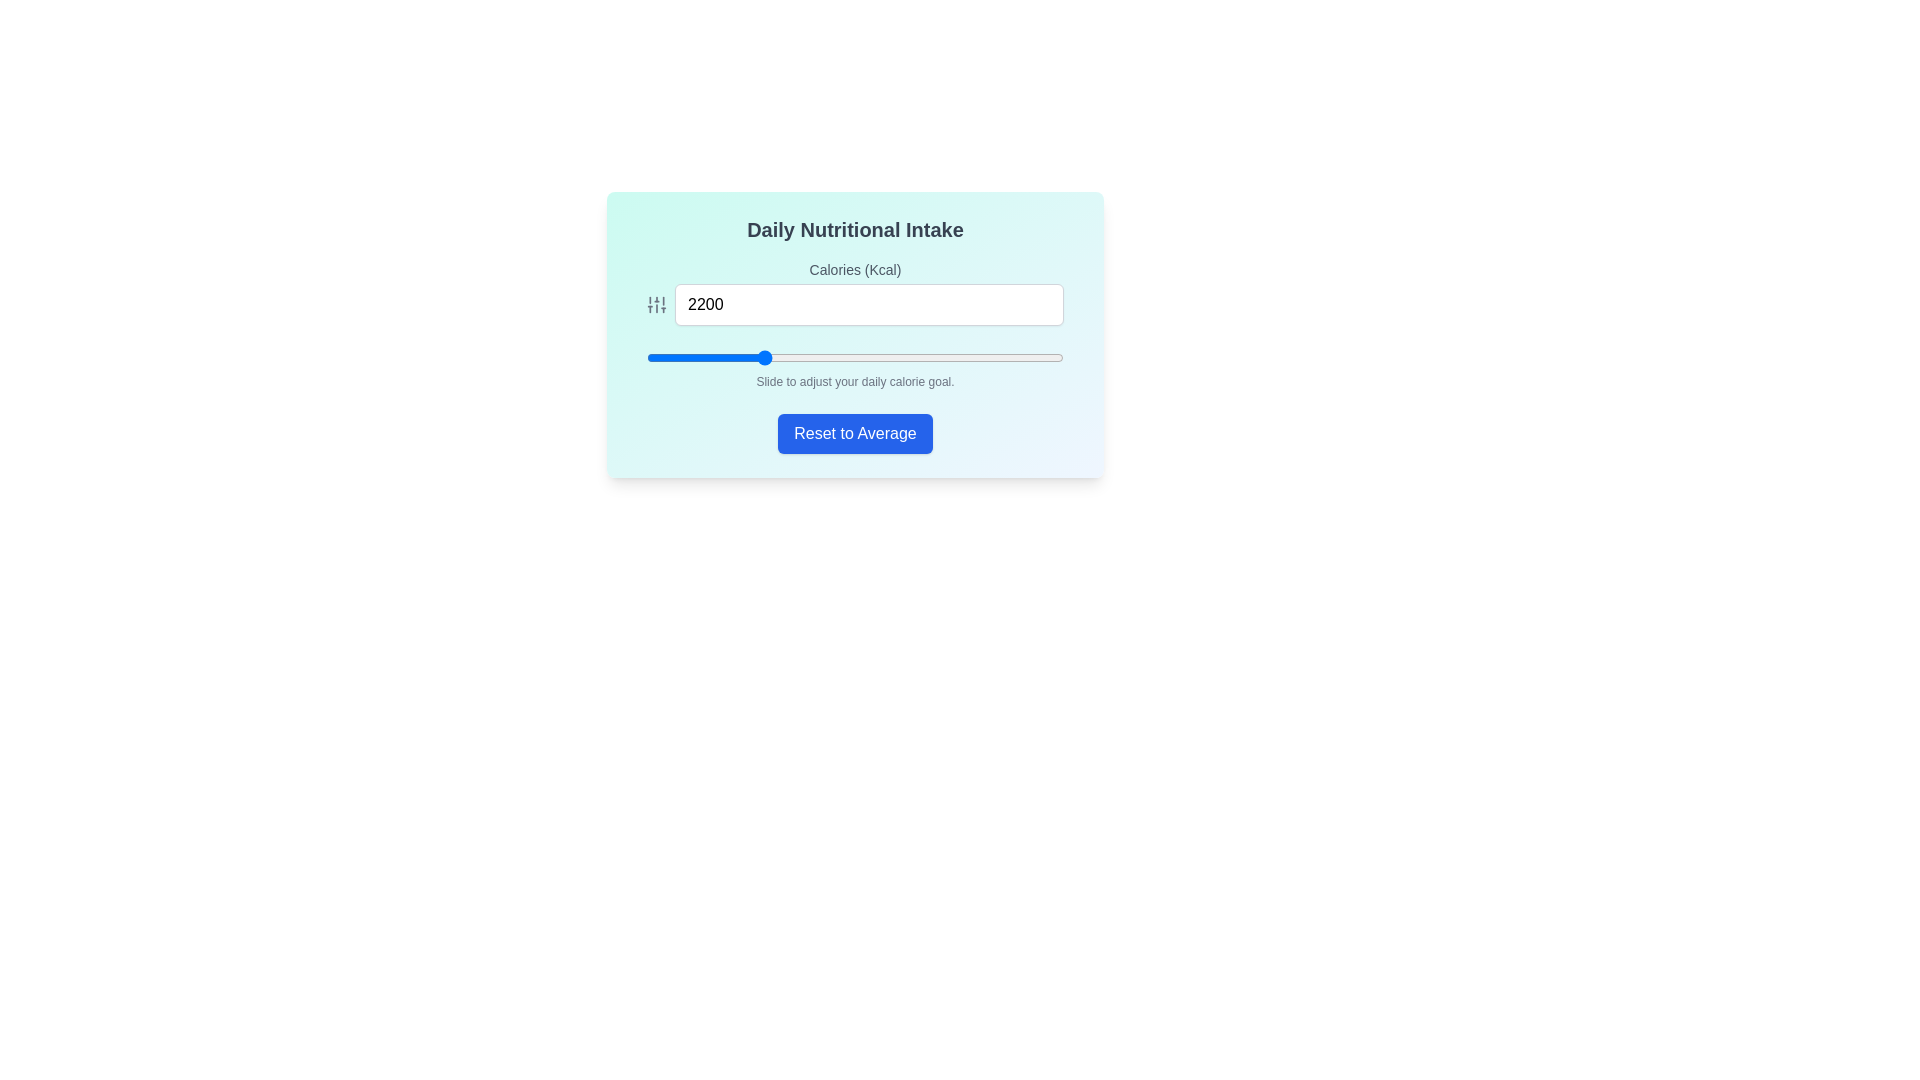 This screenshot has width=1920, height=1080. What do you see at coordinates (855, 433) in the screenshot?
I see `the reset button located at the bottom of the 'Daily Nutritional Intake' component` at bounding box center [855, 433].